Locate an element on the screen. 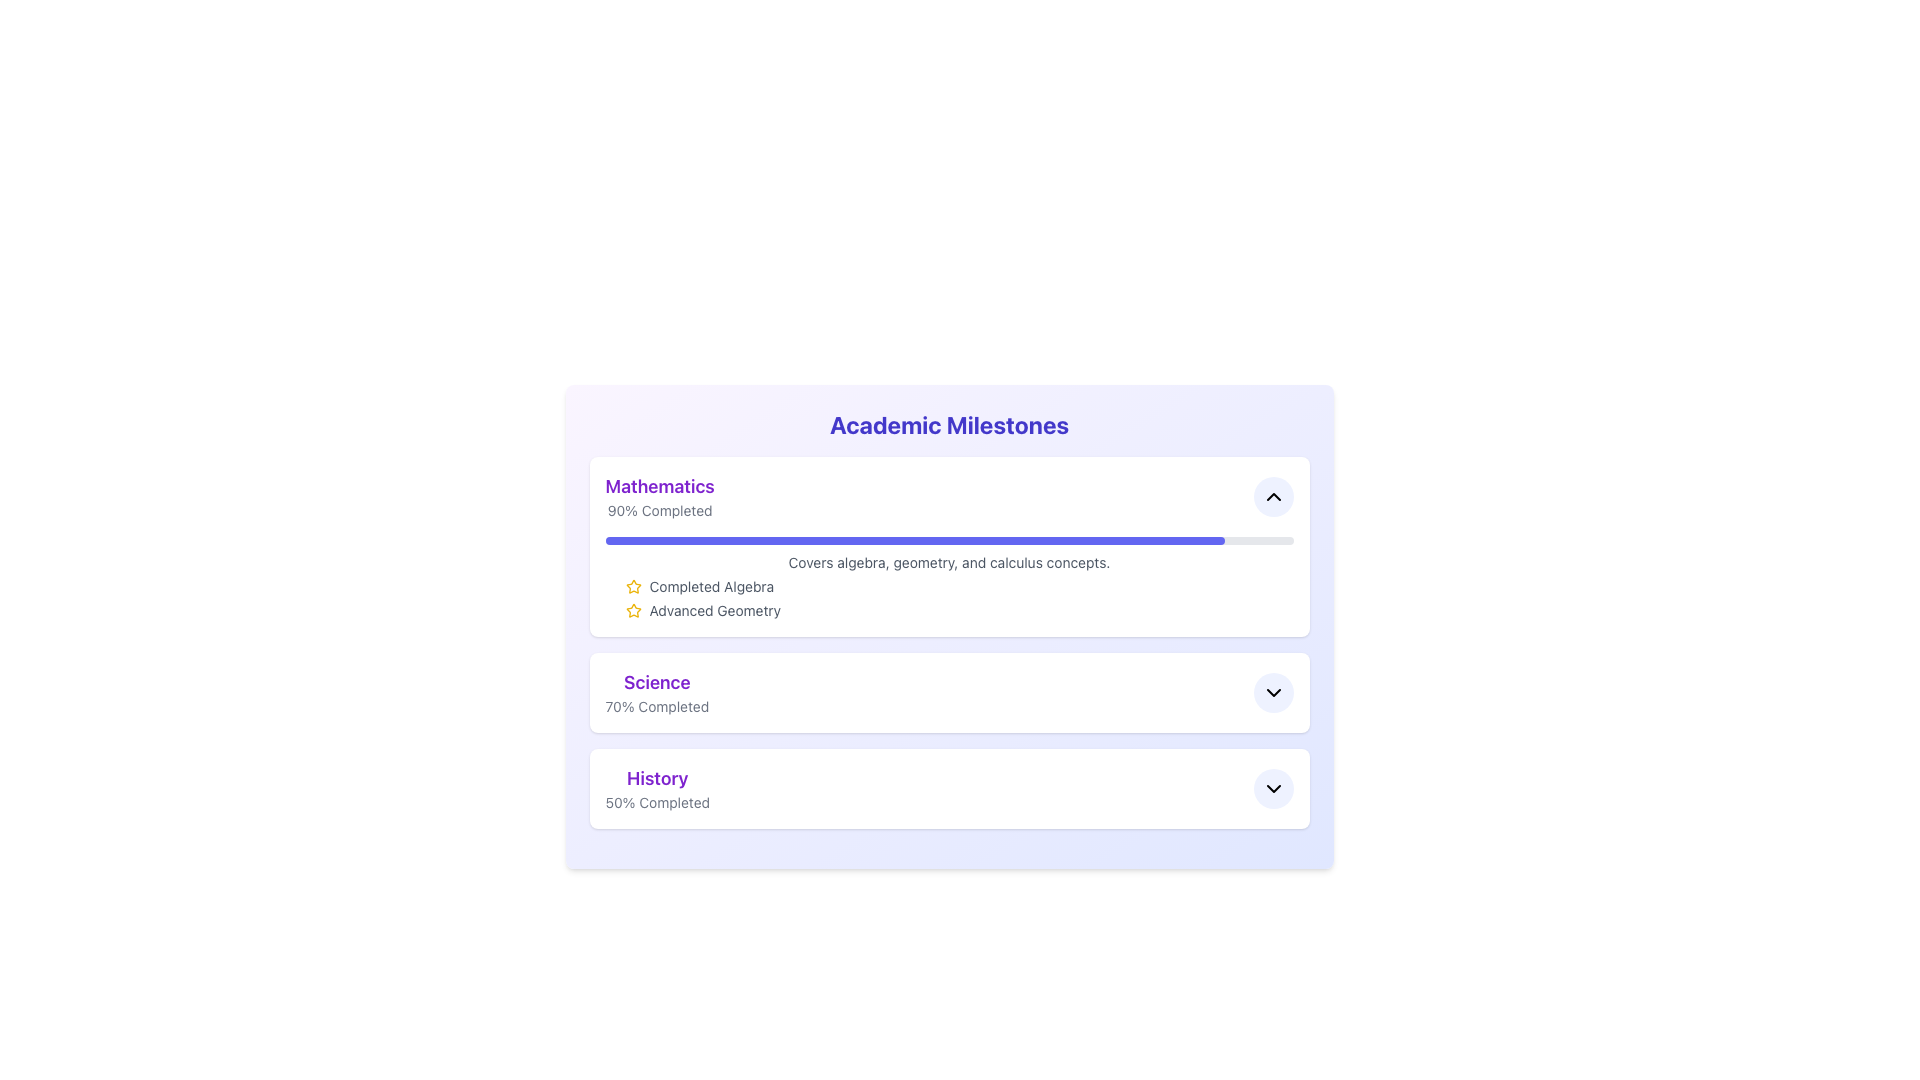 The width and height of the screenshot is (1920, 1080). the progress representation of the horizontal progress bar in the Mathematics section, which indicates that 90% of the task is completed is located at coordinates (948, 540).